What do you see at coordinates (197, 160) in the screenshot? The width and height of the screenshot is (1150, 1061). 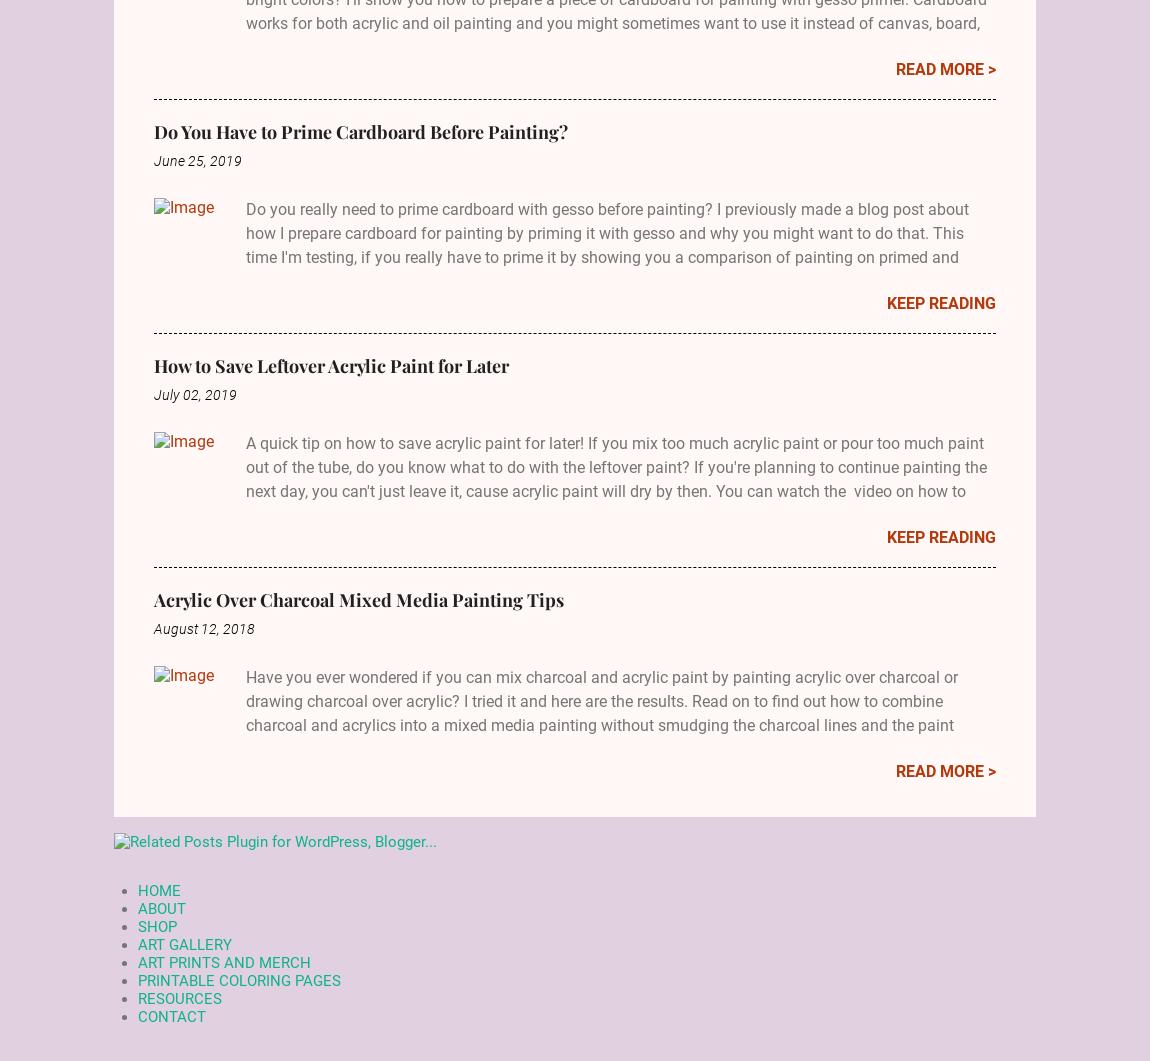 I see `'June 25, 2019'` at bounding box center [197, 160].